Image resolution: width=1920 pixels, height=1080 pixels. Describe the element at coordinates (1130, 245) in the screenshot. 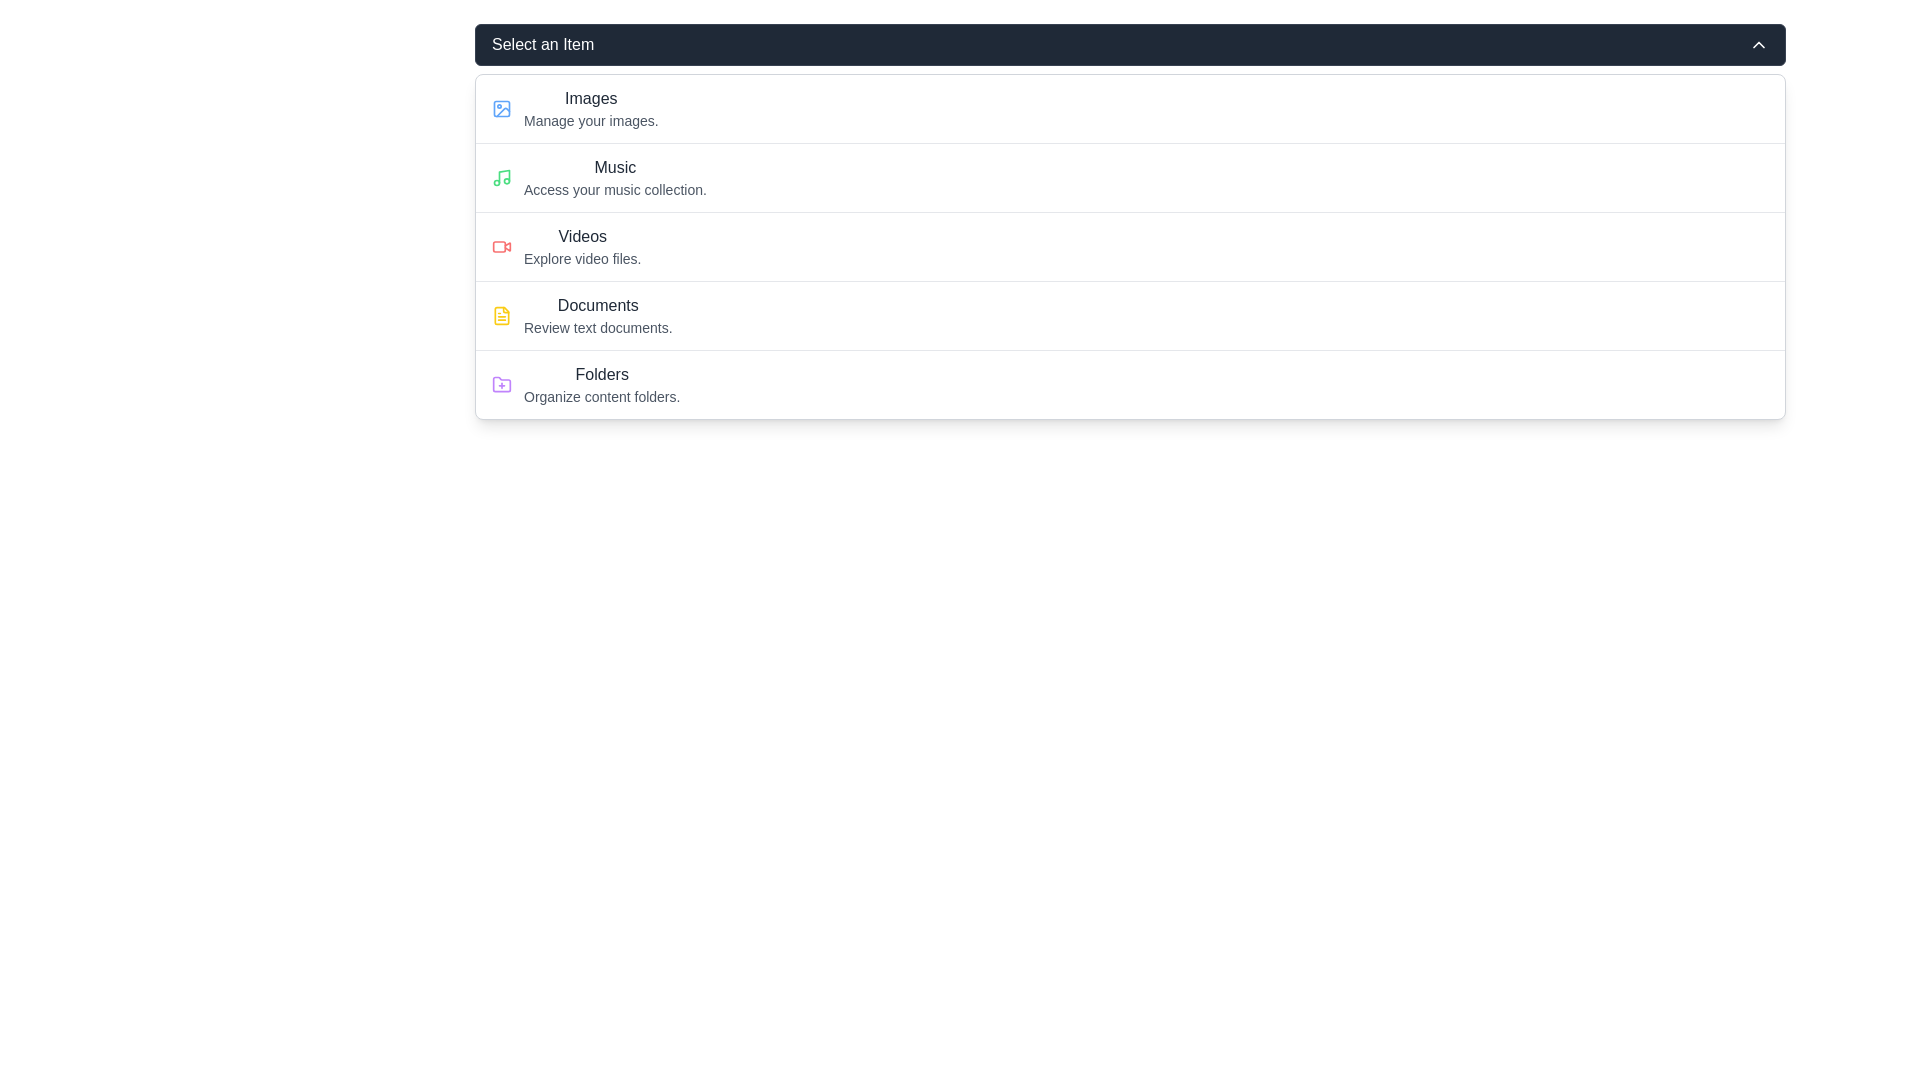

I see `the 'Videos' button, which is the third item in the vertical list of categories` at that location.